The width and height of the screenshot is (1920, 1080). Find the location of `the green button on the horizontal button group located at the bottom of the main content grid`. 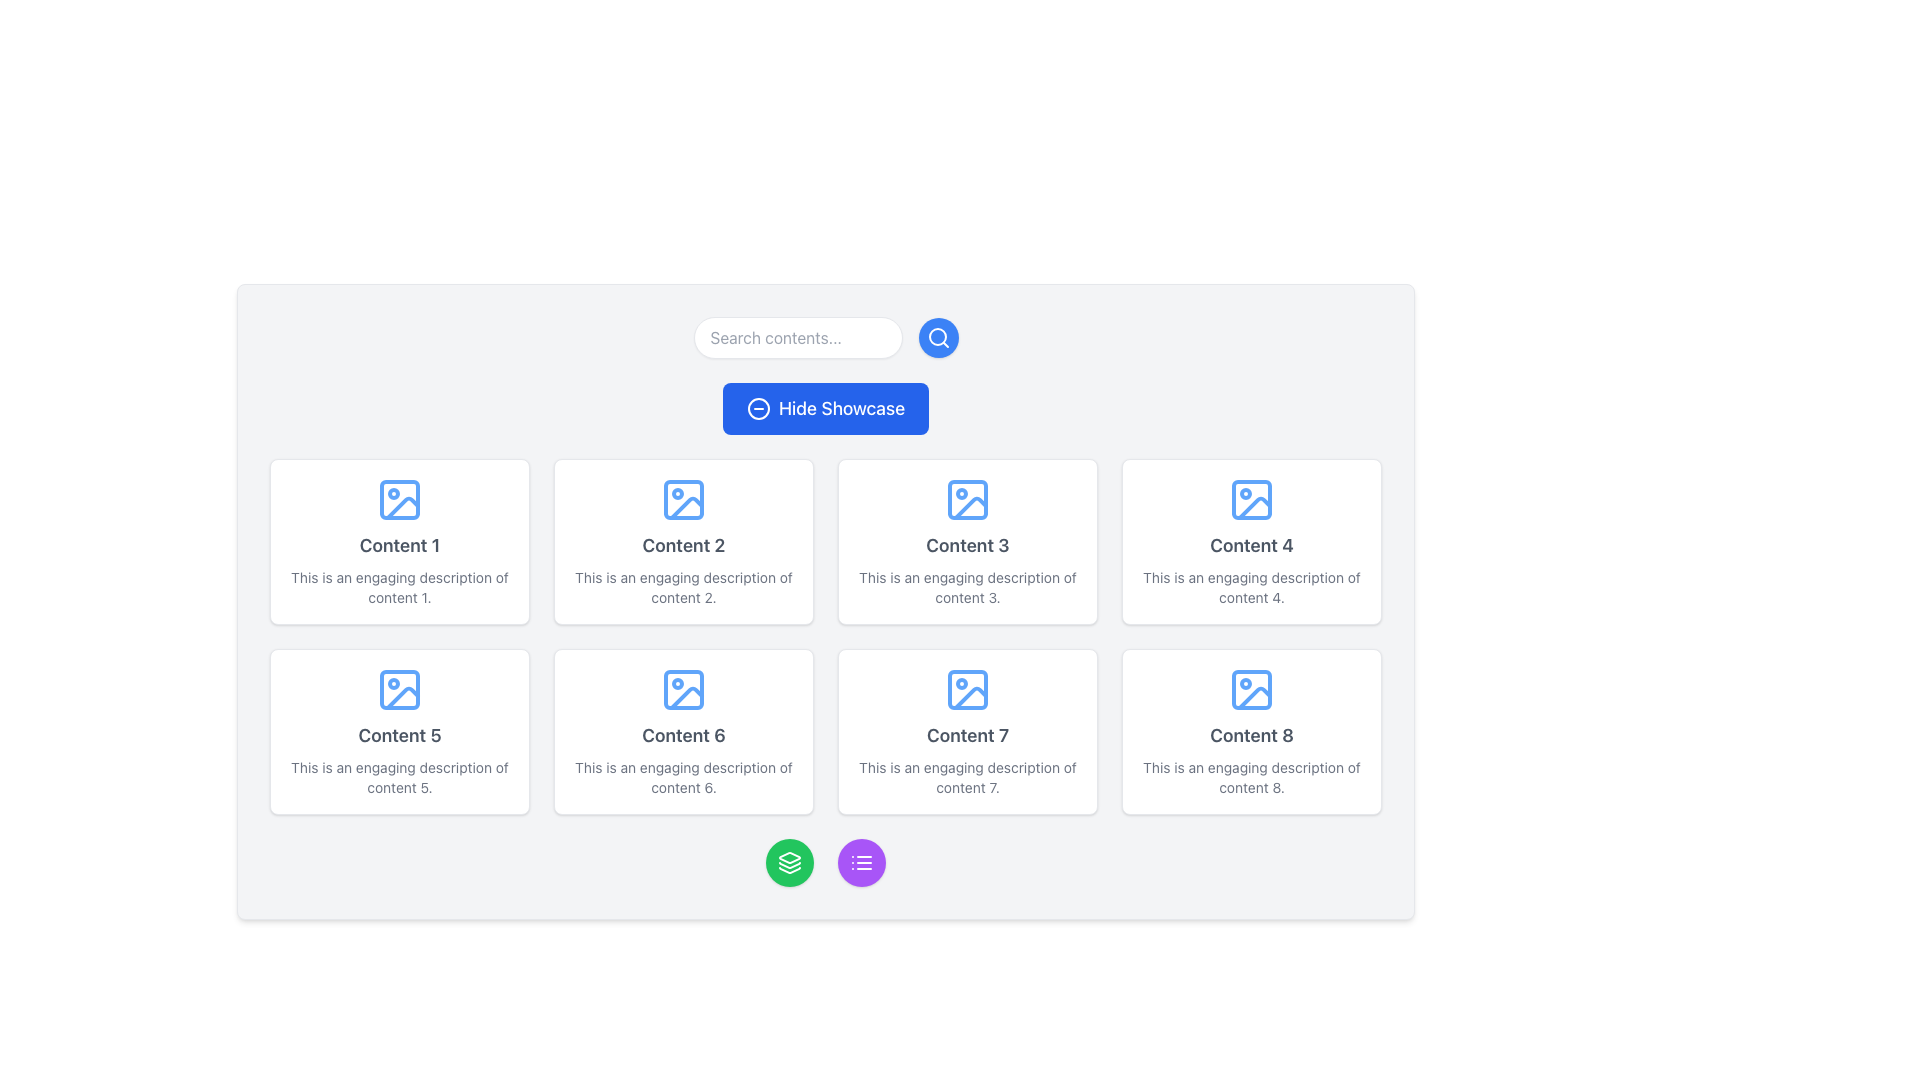

the green button on the horizontal button group located at the bottom of the main content grid is located at coordinates (825, 862).